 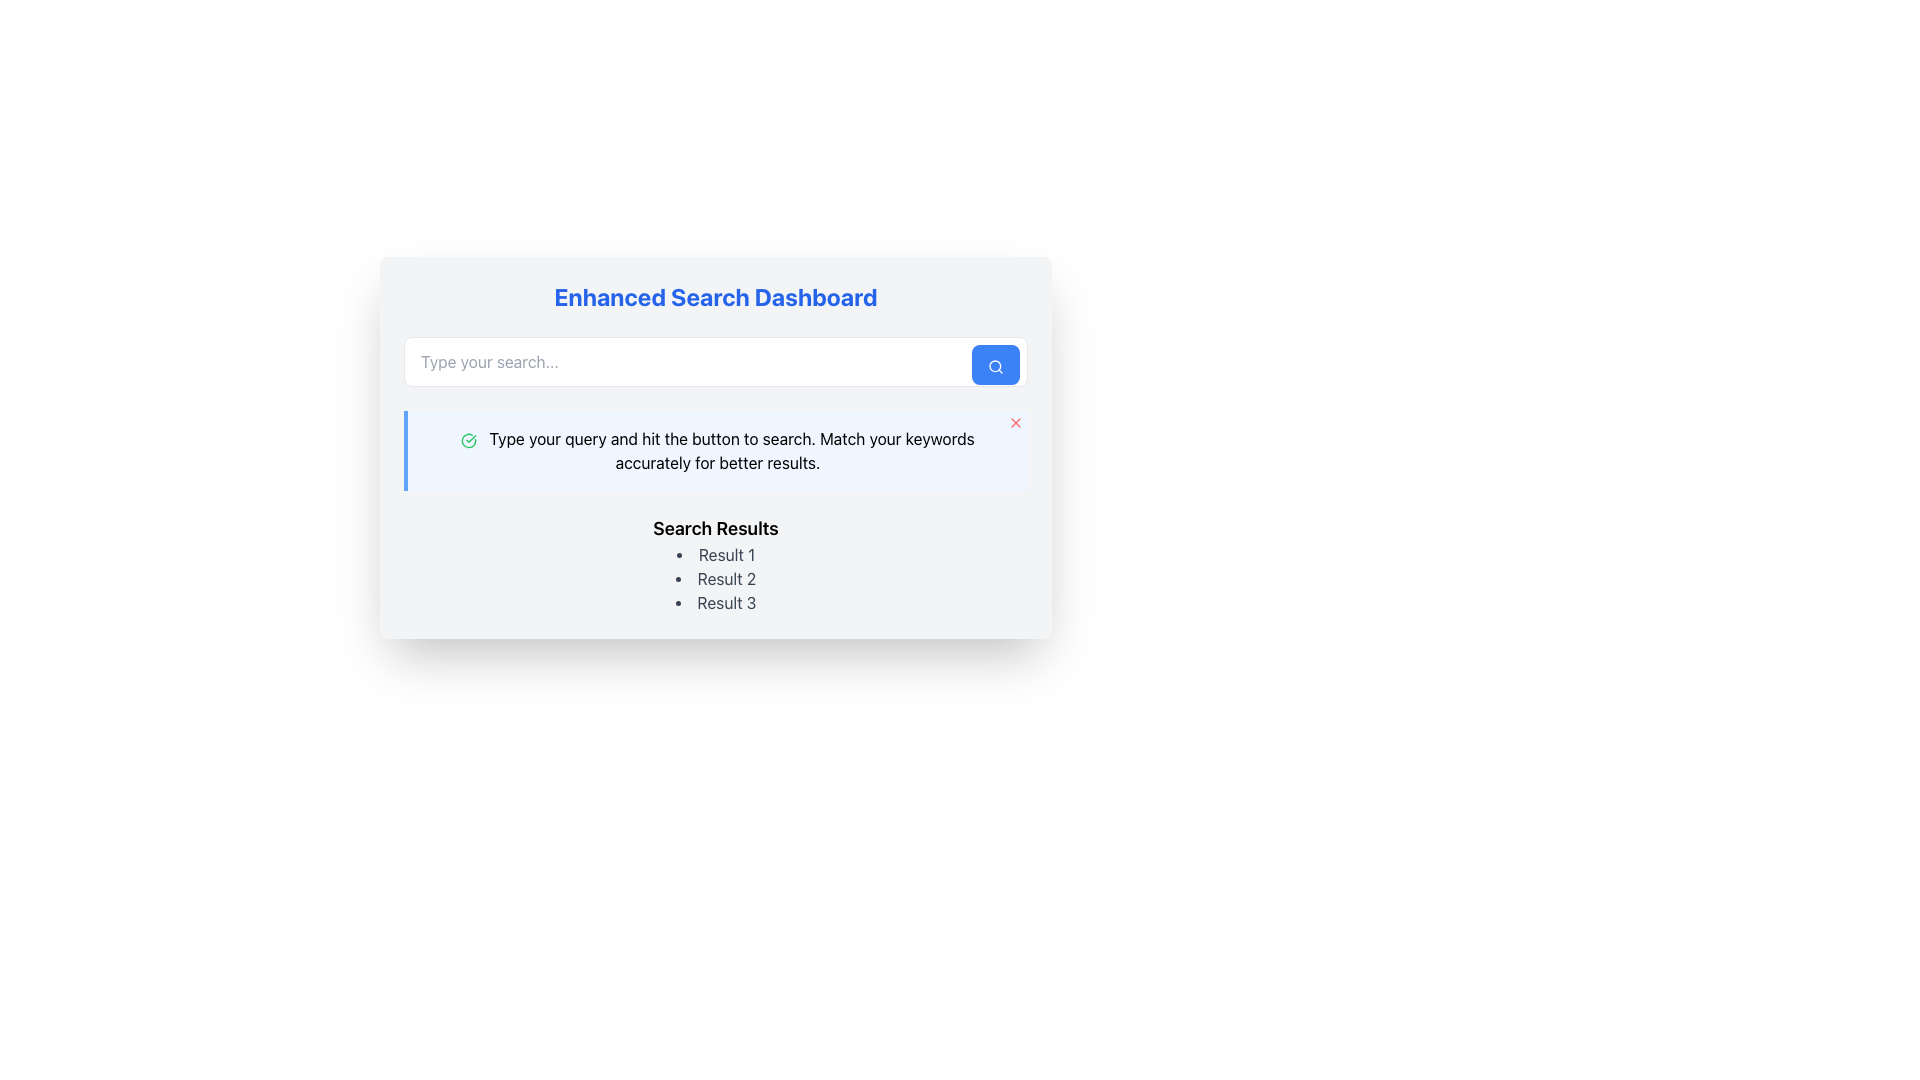 What do you see at coordinates (468, 439) in the screenshot?
I see `the graphical icon indicating positive acknowledgment or confirmation, which is located to the left of the instruction text starting with 'Type your query...'` at bounding box center [468, 439].